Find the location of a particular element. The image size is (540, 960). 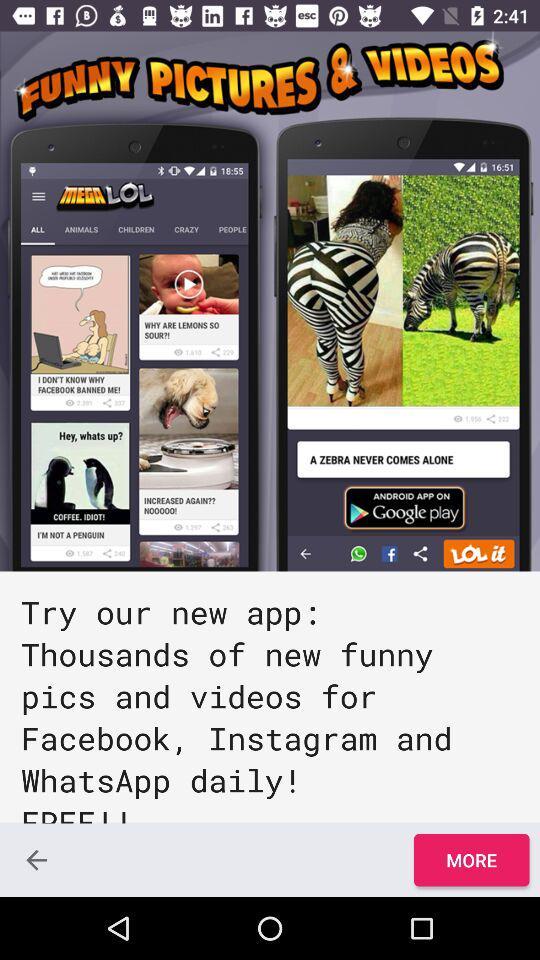

more item is located at coordinates (471, 859).